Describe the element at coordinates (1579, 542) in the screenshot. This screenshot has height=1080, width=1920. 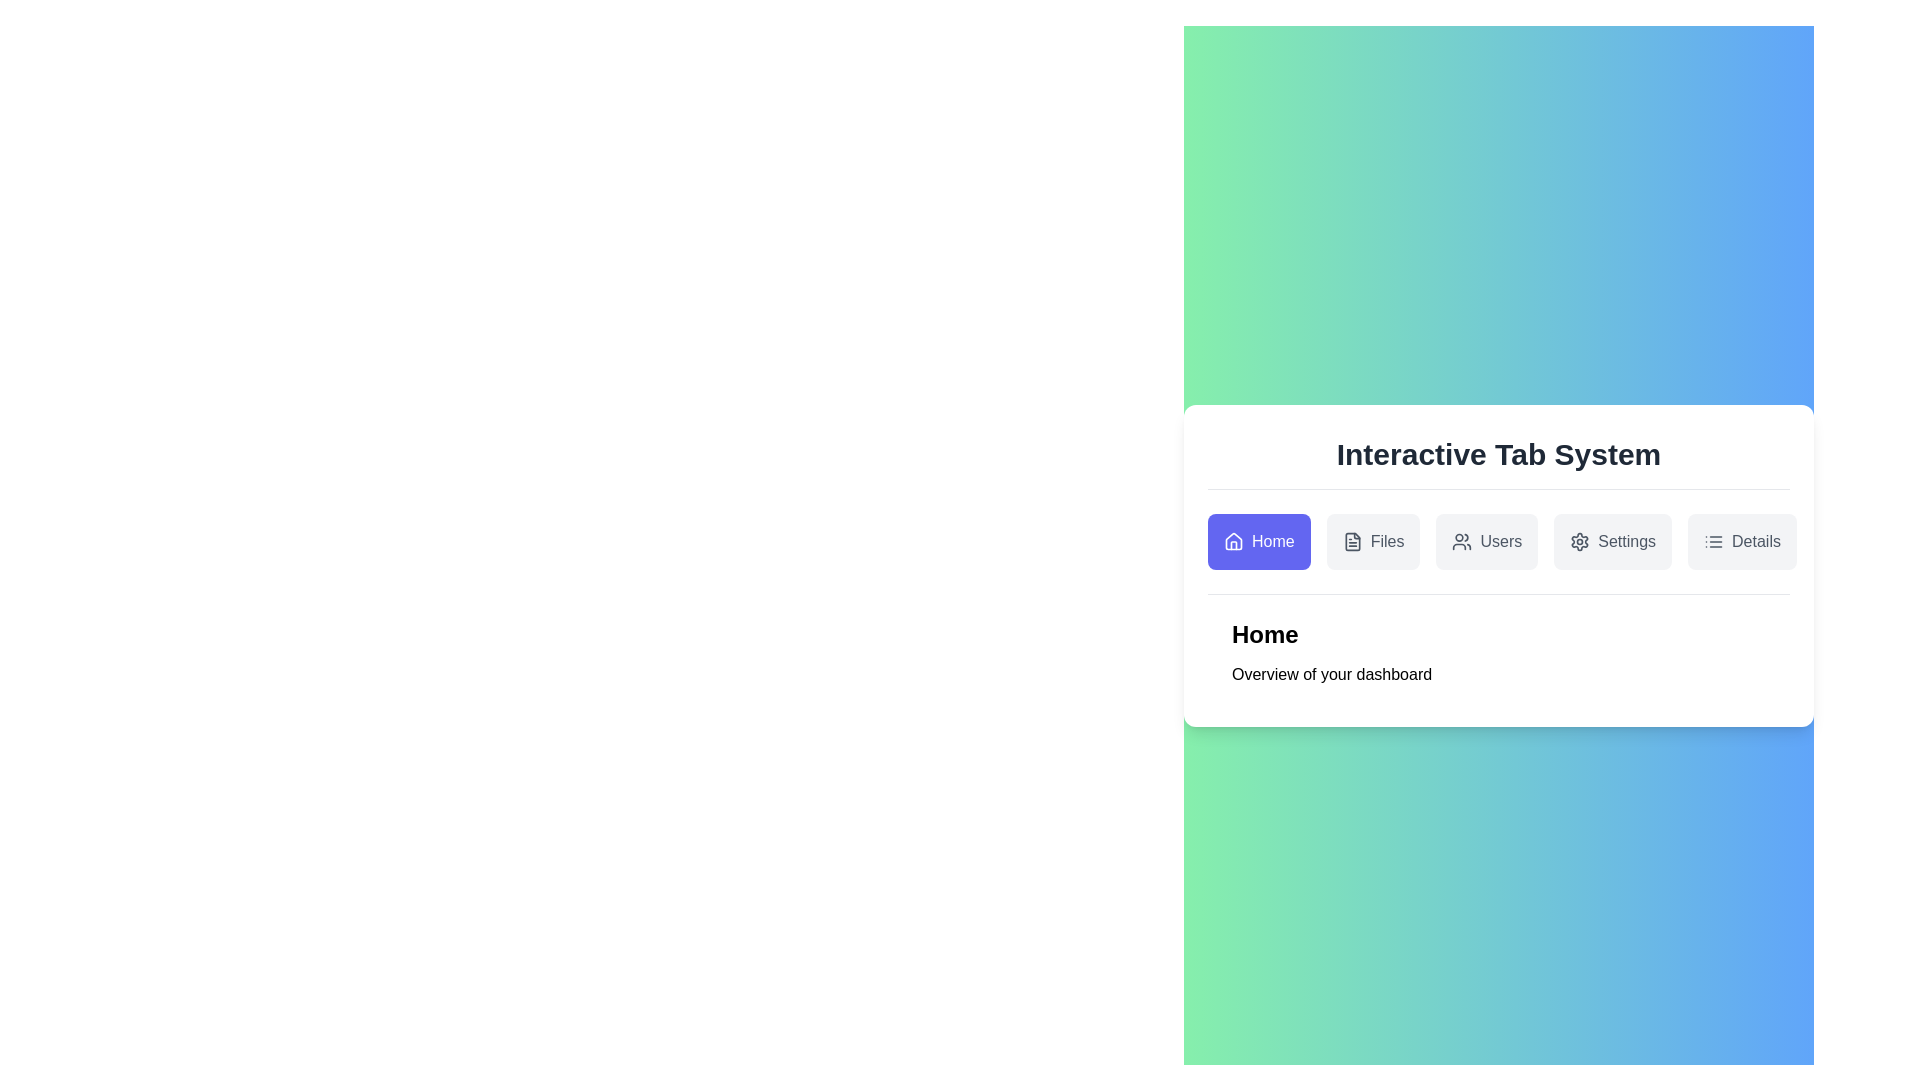
I see `the gear-shaped icon within the 'Settings' tab, located to the left of the text 'Settings'` at that location.